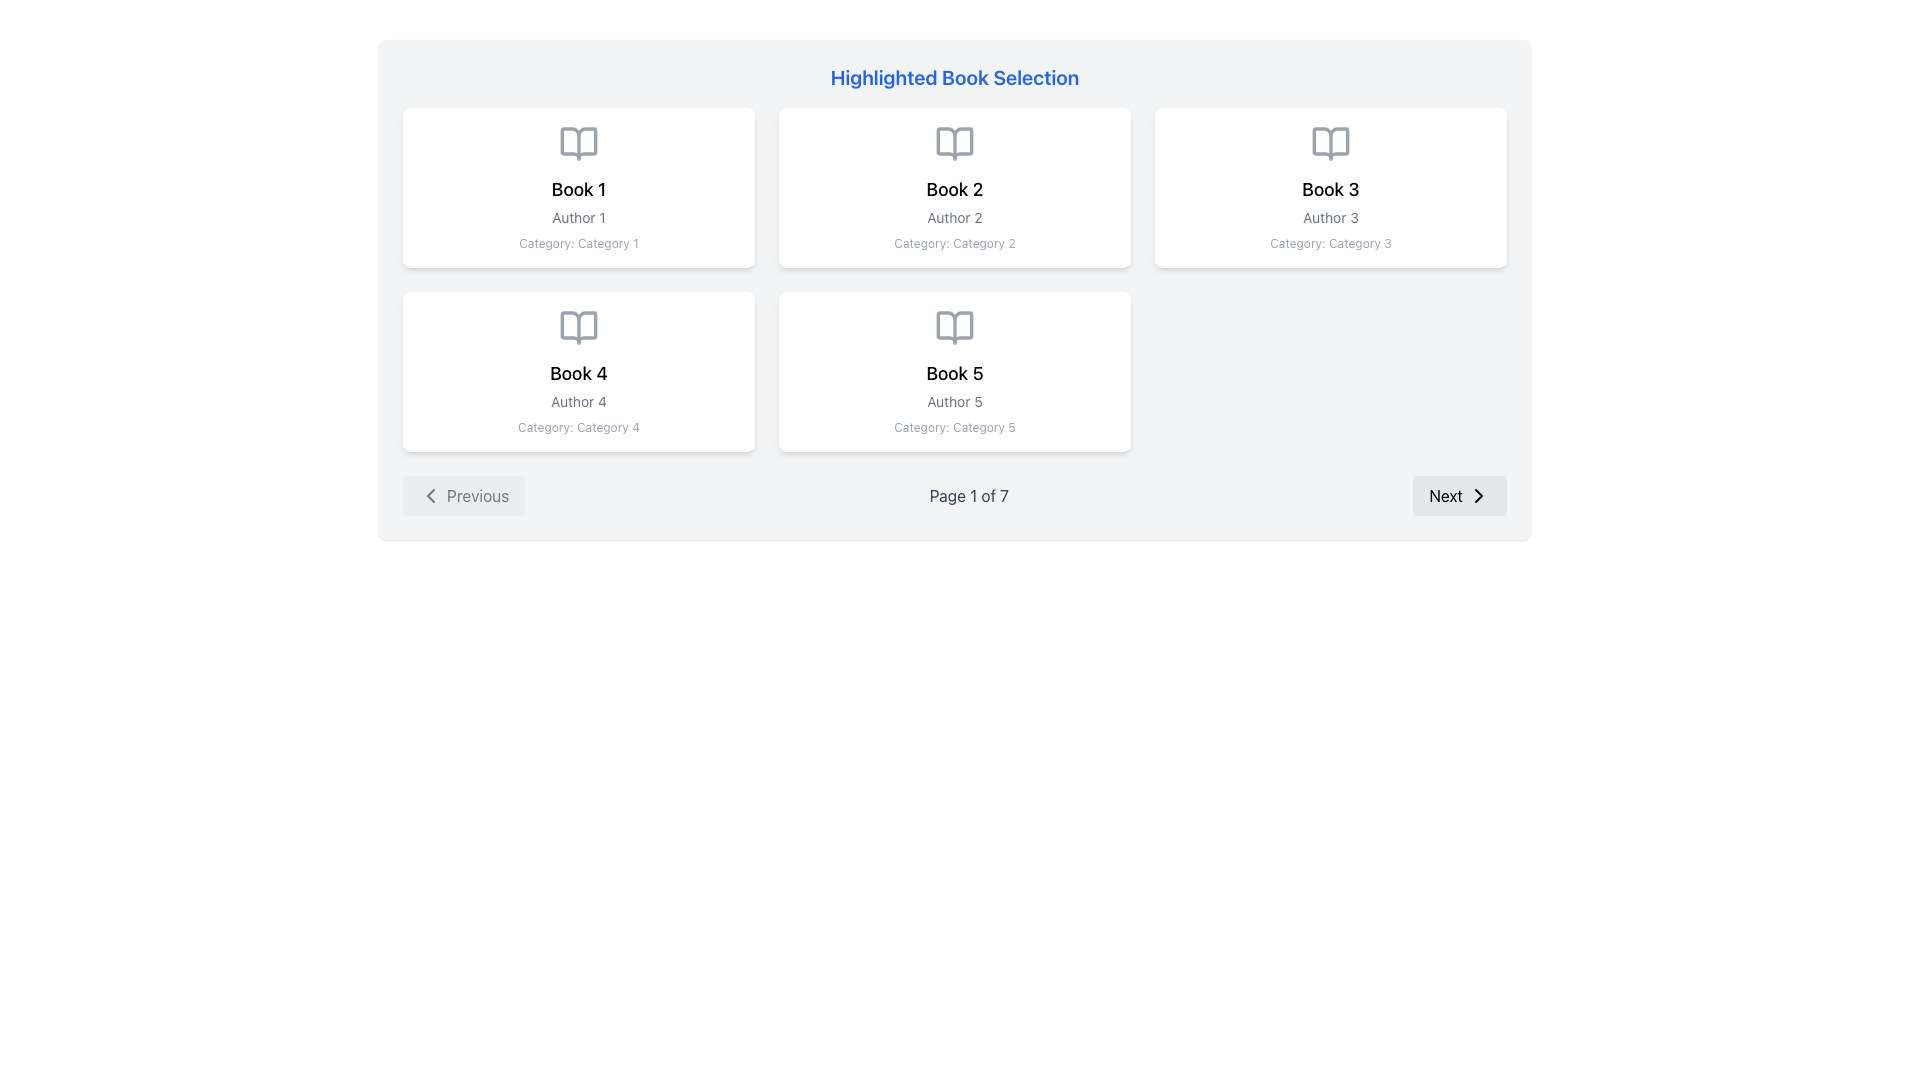  Describe the element at coordinates (954, 371) in the screenshot. I see `the fifth card in the grid layout located in the right column of the second row, which represents an entity like a book` at that location.